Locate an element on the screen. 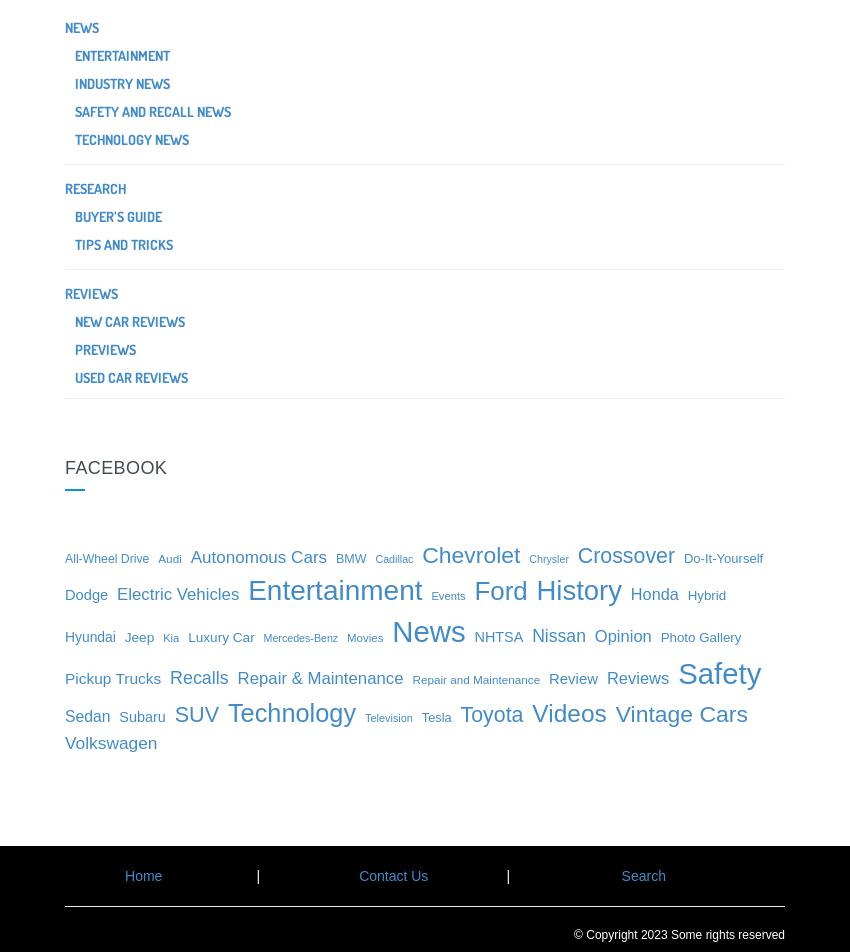 The image size is (850, 952). 'Volkswagen' is located at coordinates (110, 743).